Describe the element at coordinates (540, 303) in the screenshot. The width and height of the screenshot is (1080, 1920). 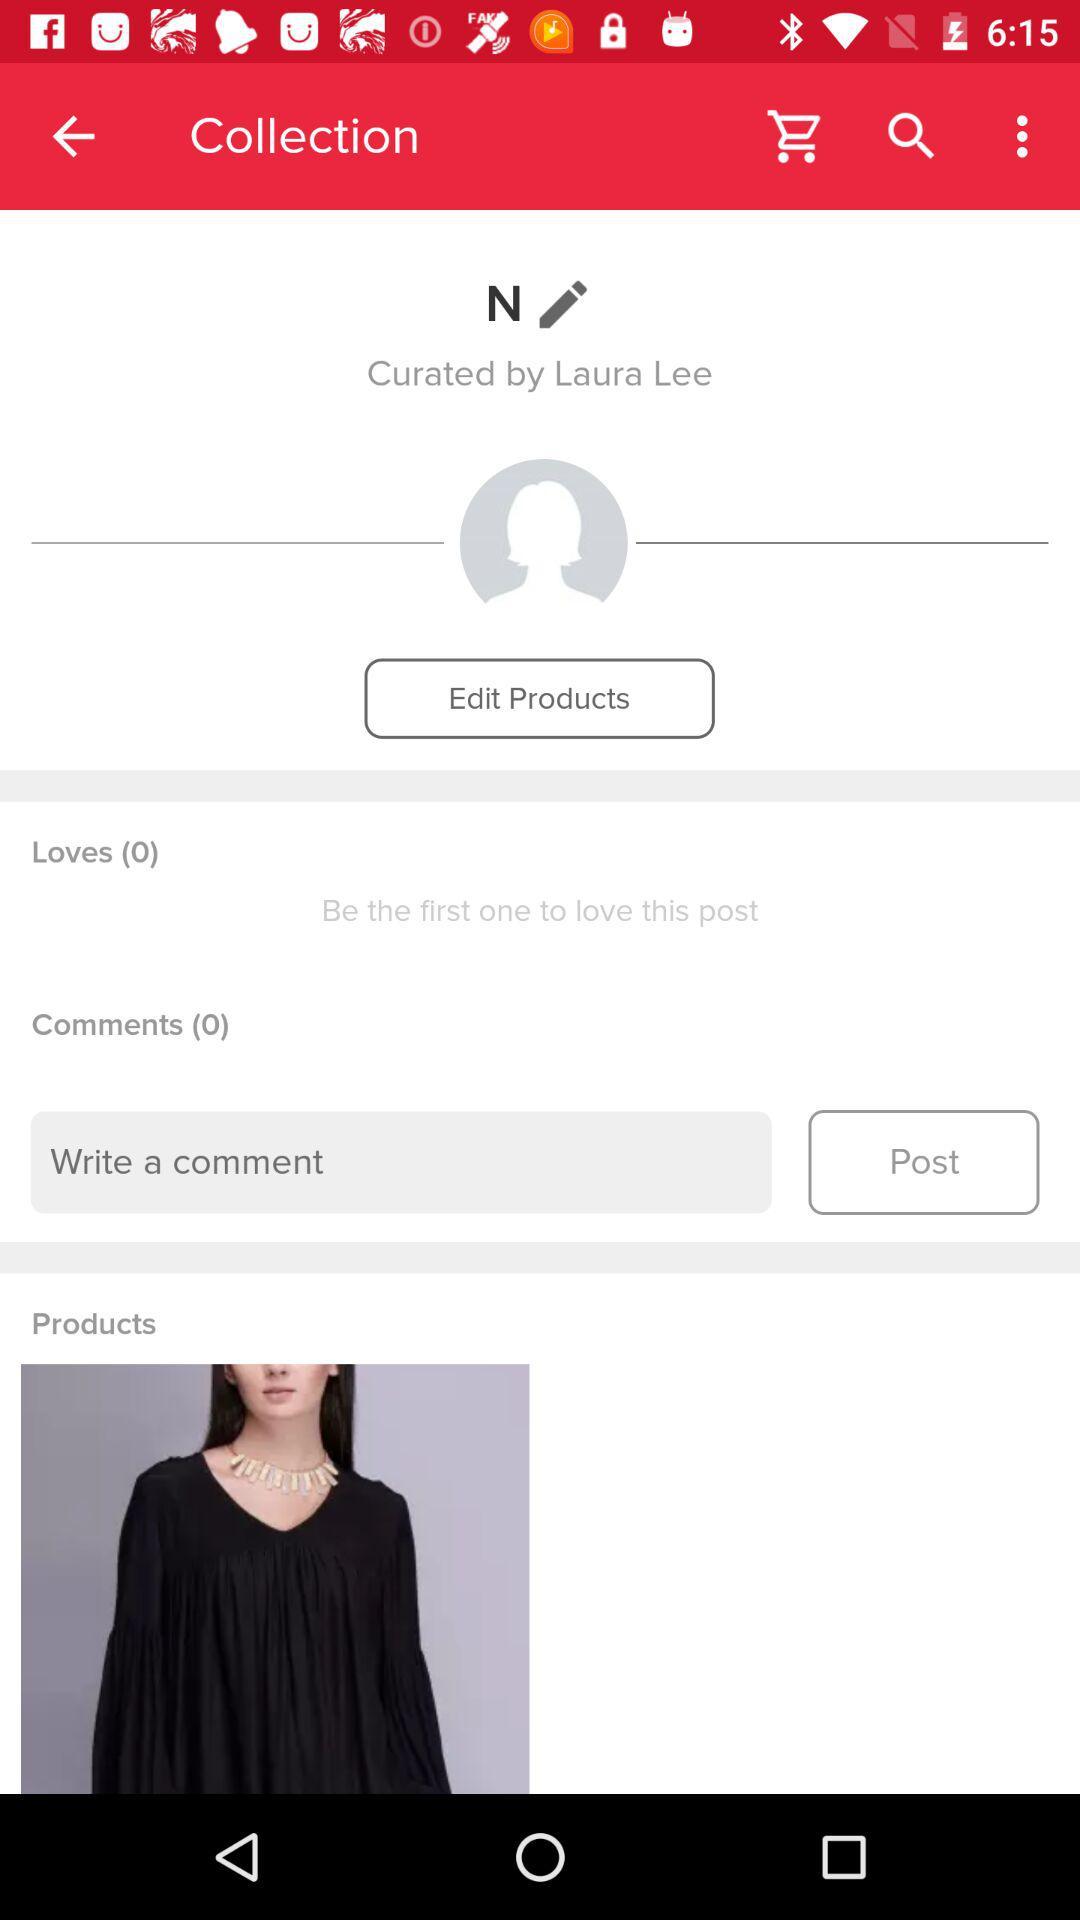
I see `n item` at that location.